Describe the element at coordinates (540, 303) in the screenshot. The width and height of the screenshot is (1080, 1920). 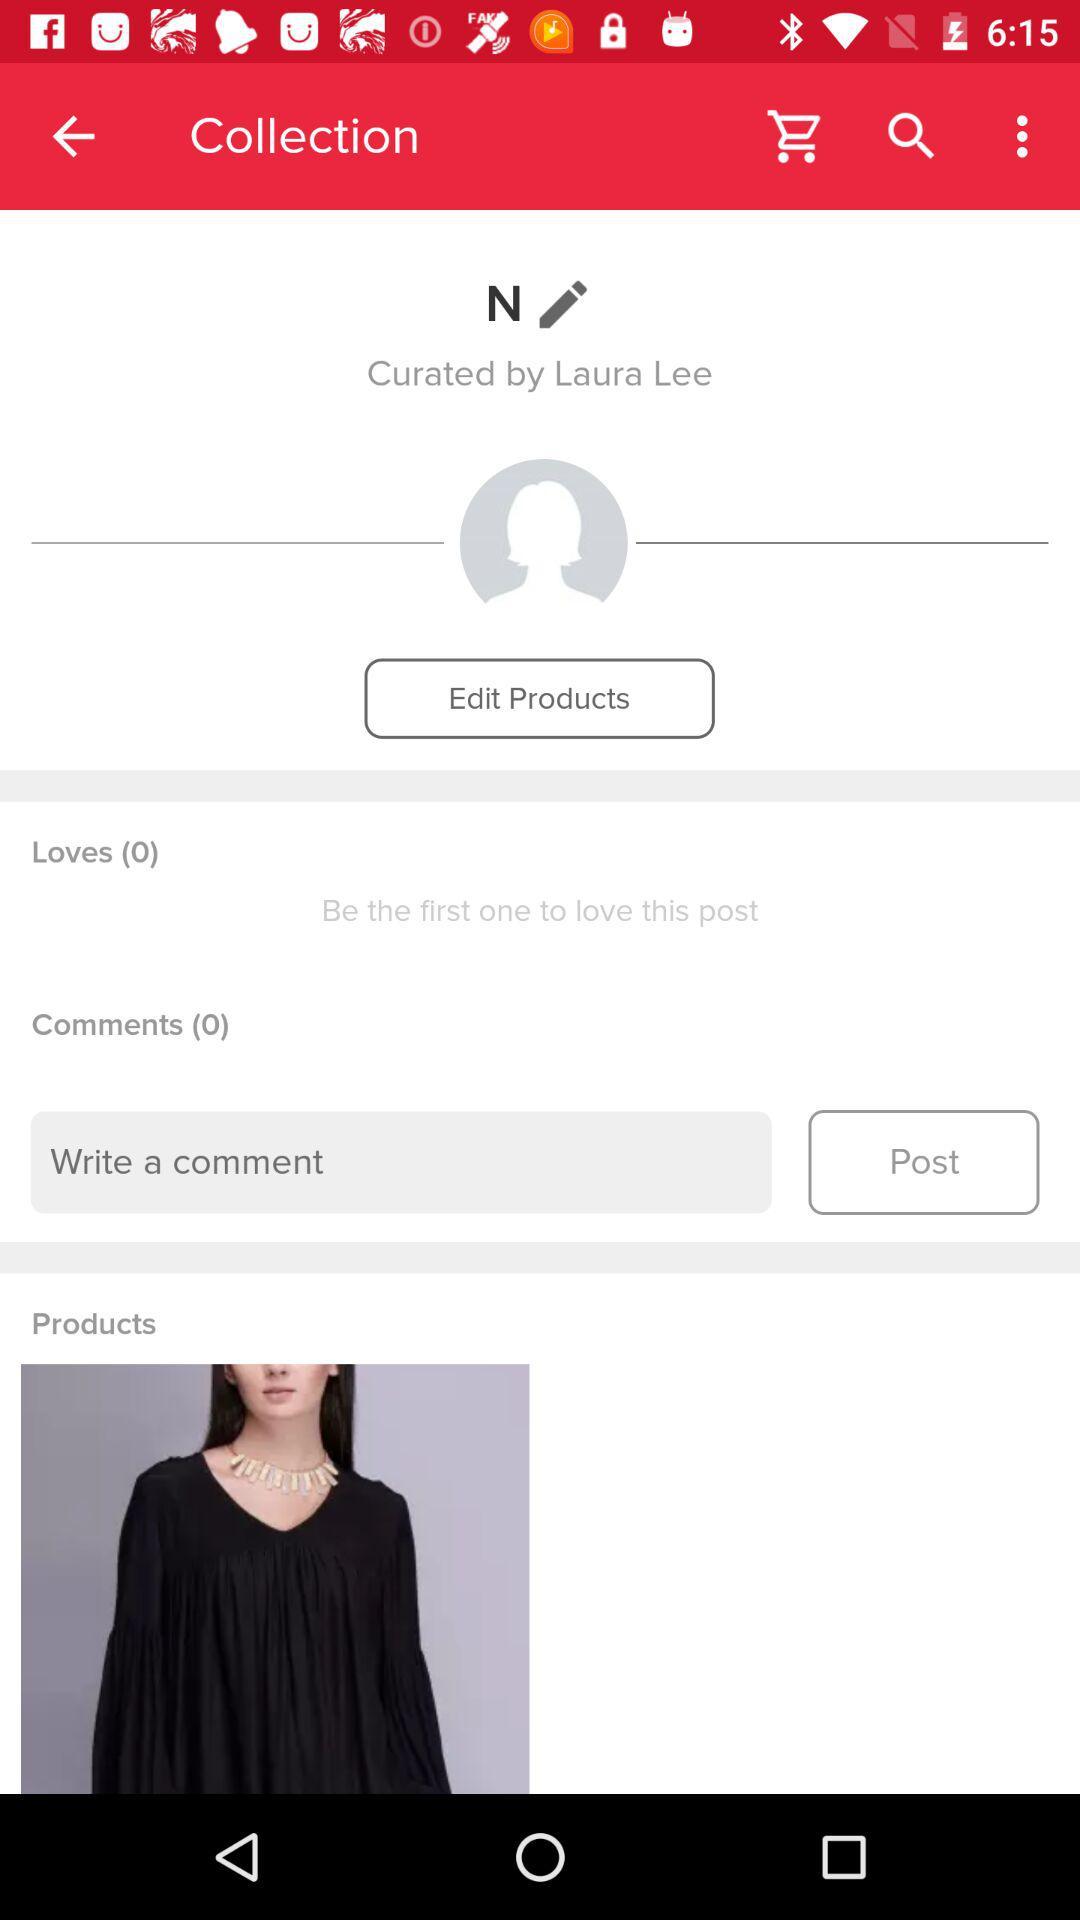
I see `n item` at that location.